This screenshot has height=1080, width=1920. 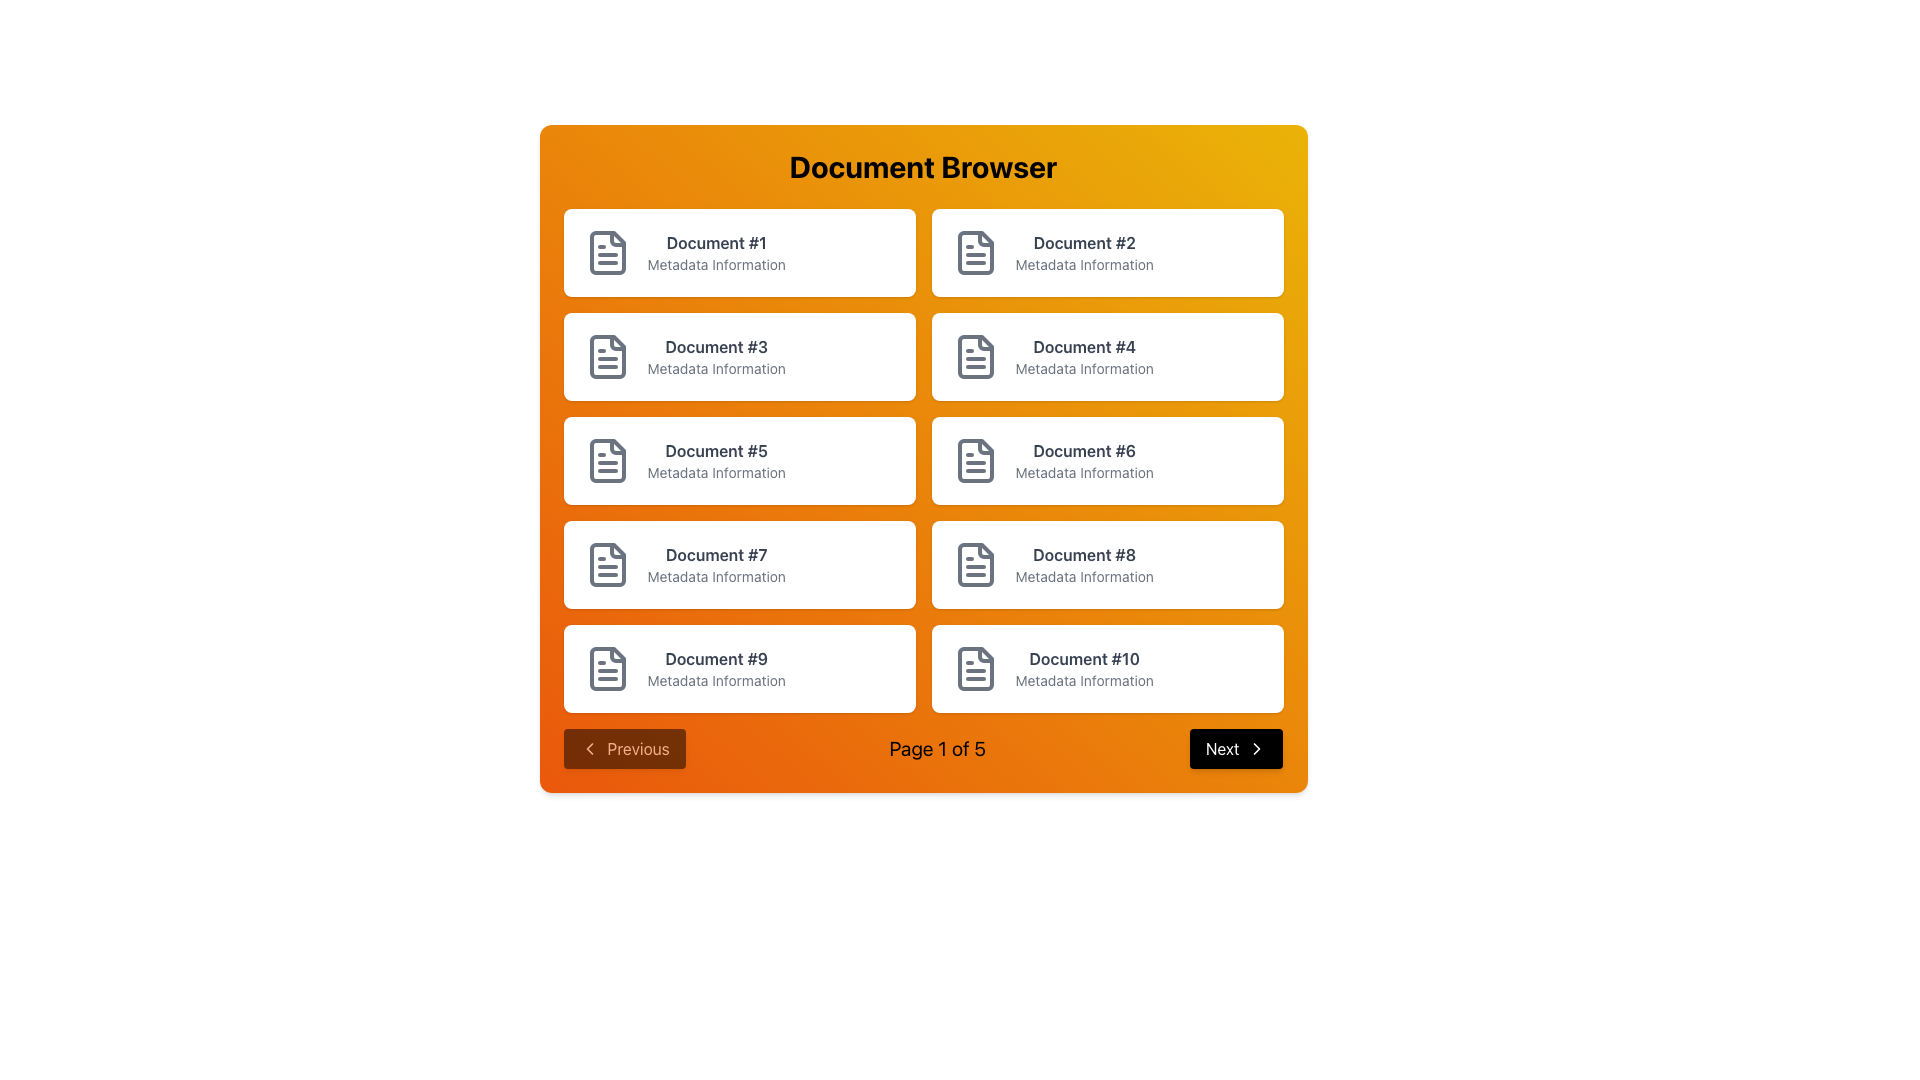 What do you see at coordinates (1083, 659) in the screenshot?
I see `the text label that serves as an identifier for a document, located at the bottom-right section of a grid layout` at bounding box center [1083, 659].